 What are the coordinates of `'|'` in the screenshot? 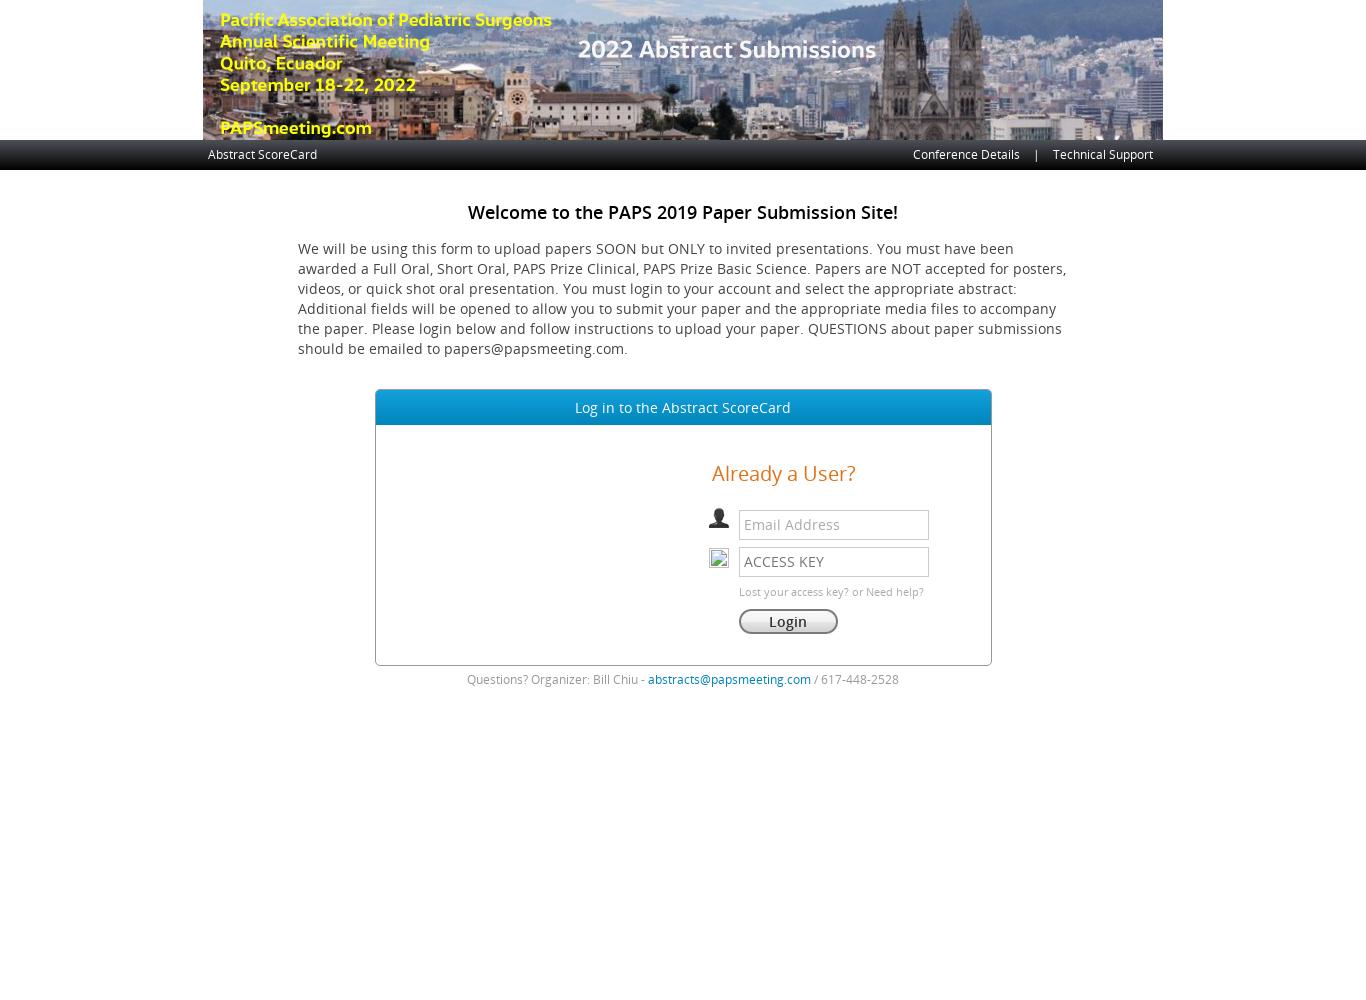 It's located at (1035, 154).